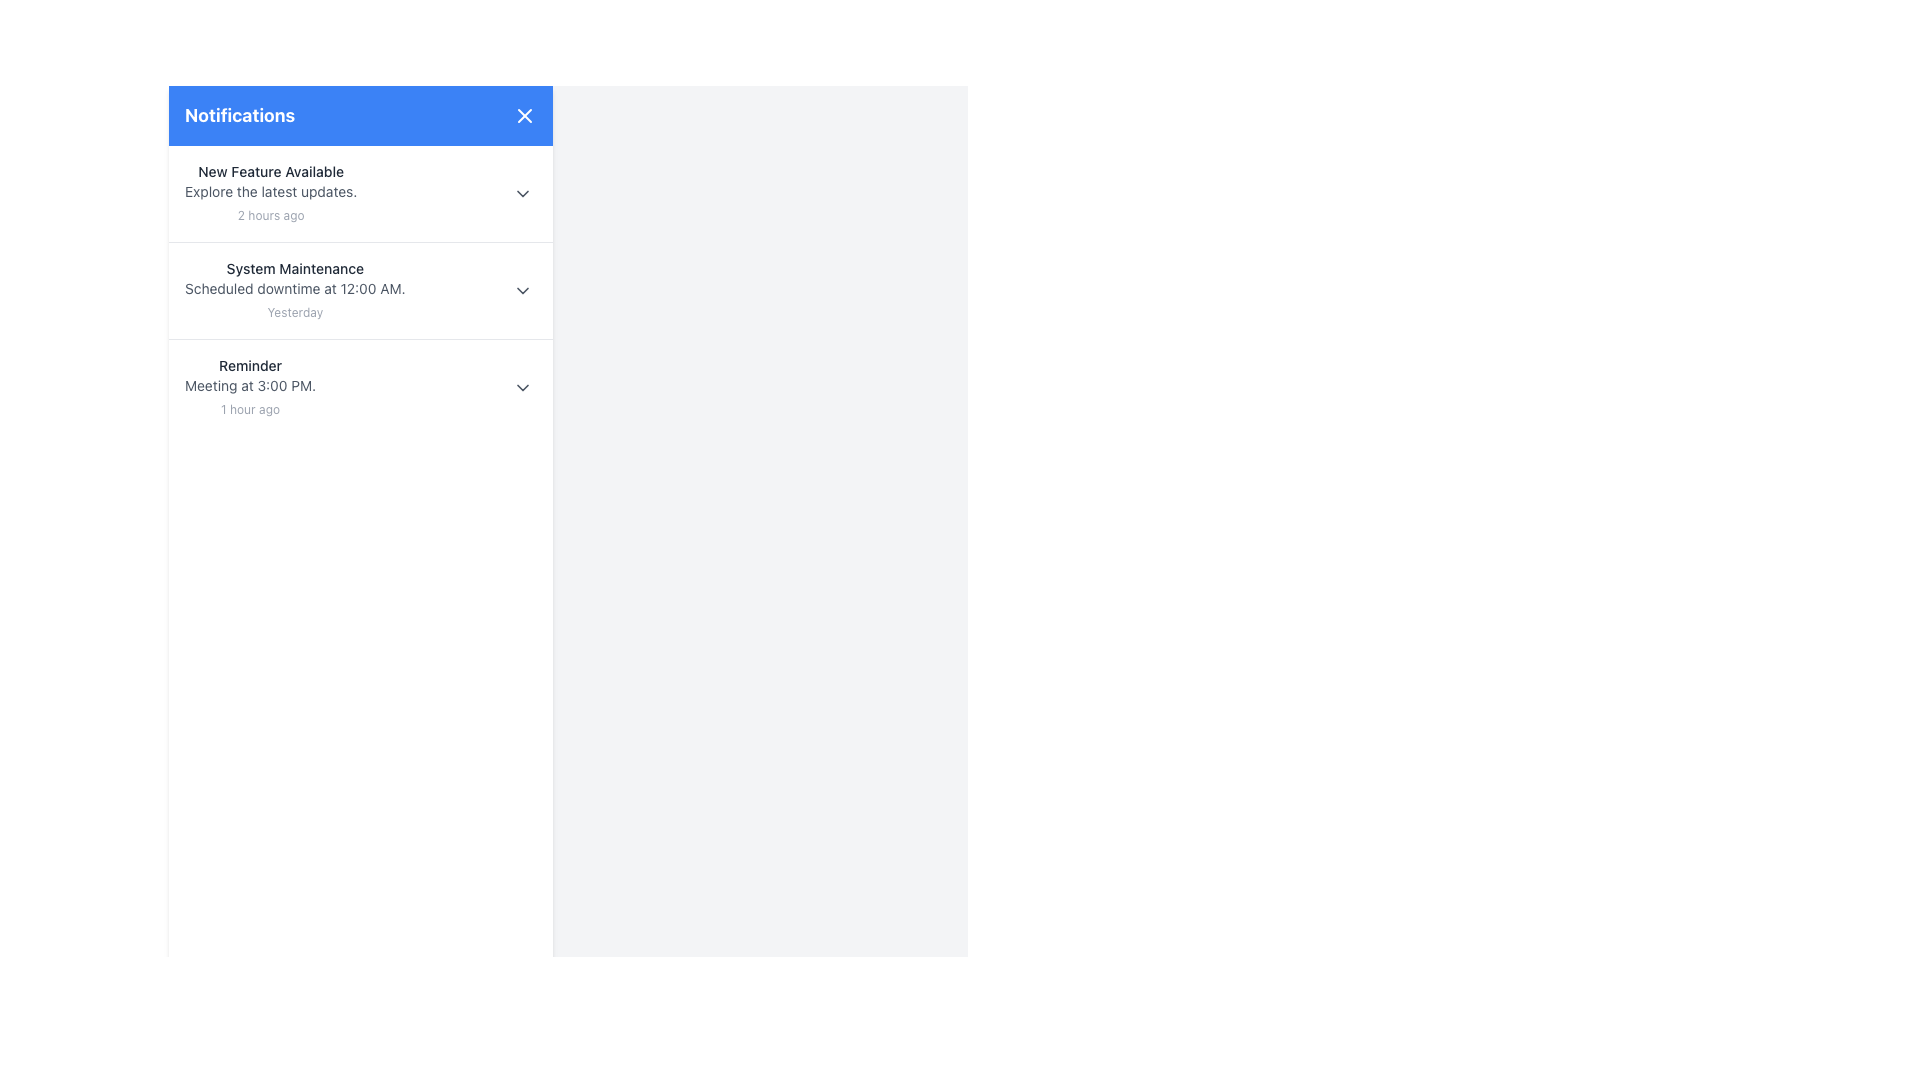 This screenshot has height=1080, width=1920. I want to click on the Text Label that informs the user about the age of the notification related to the 'Reminder' titled 'Meeting at 3:00 PM.', so click(249, 408).